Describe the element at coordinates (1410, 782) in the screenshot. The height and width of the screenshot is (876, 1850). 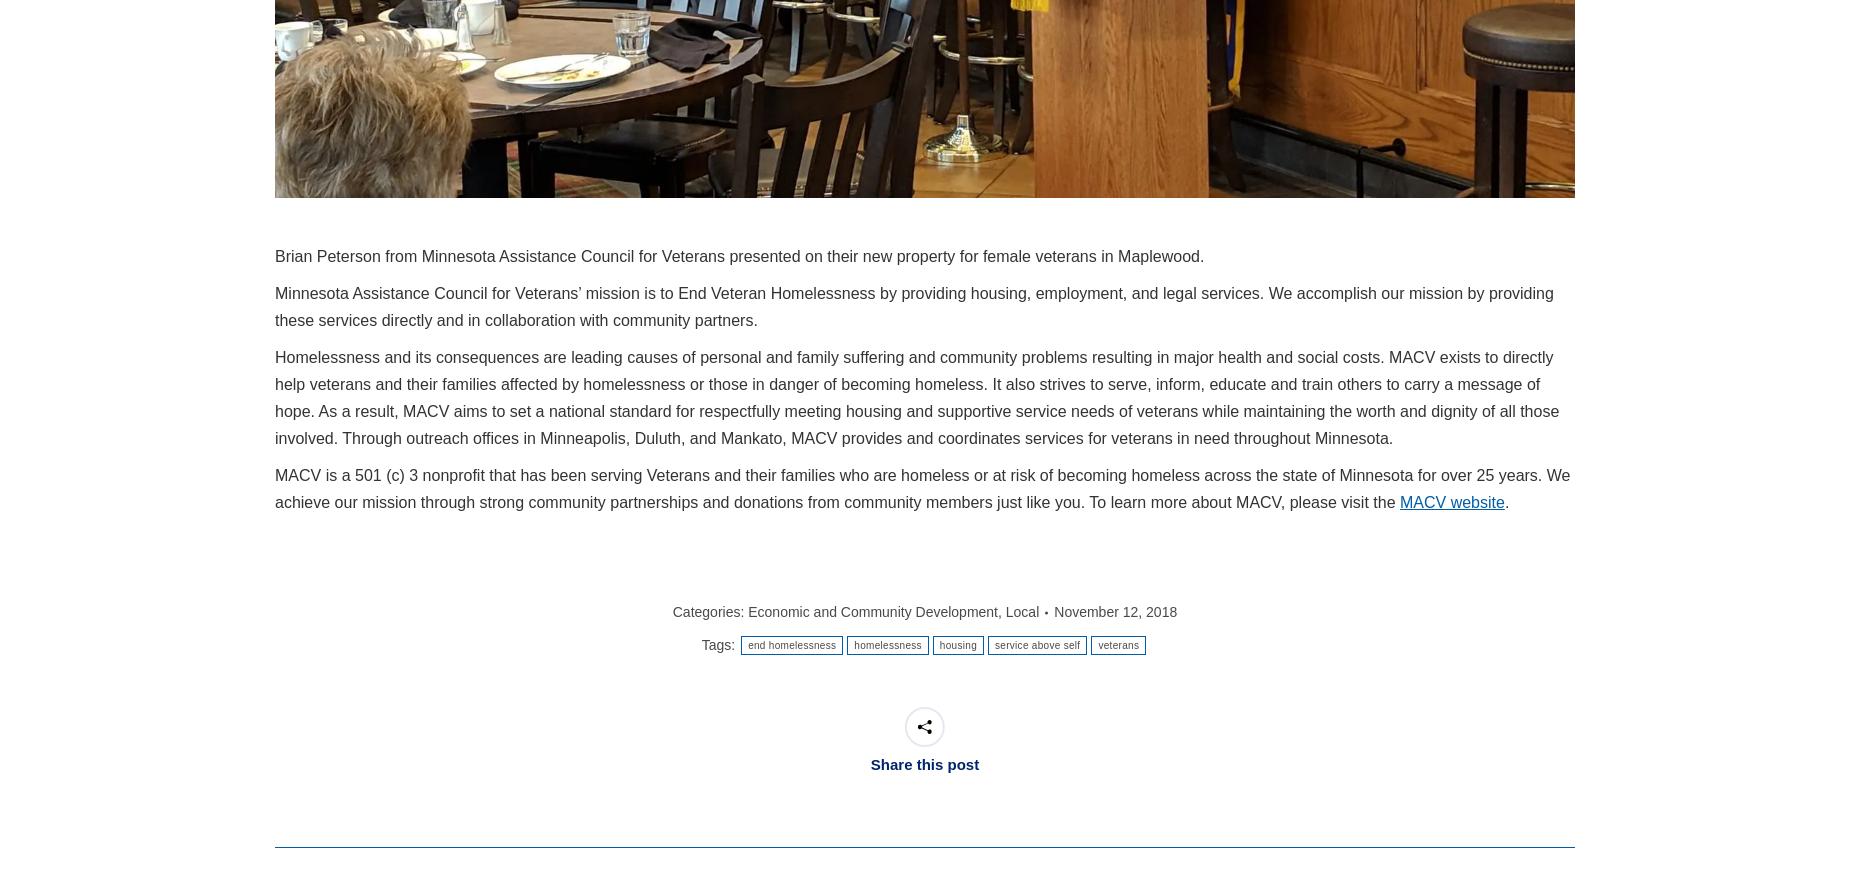
I see `'Zoom'` at that location.